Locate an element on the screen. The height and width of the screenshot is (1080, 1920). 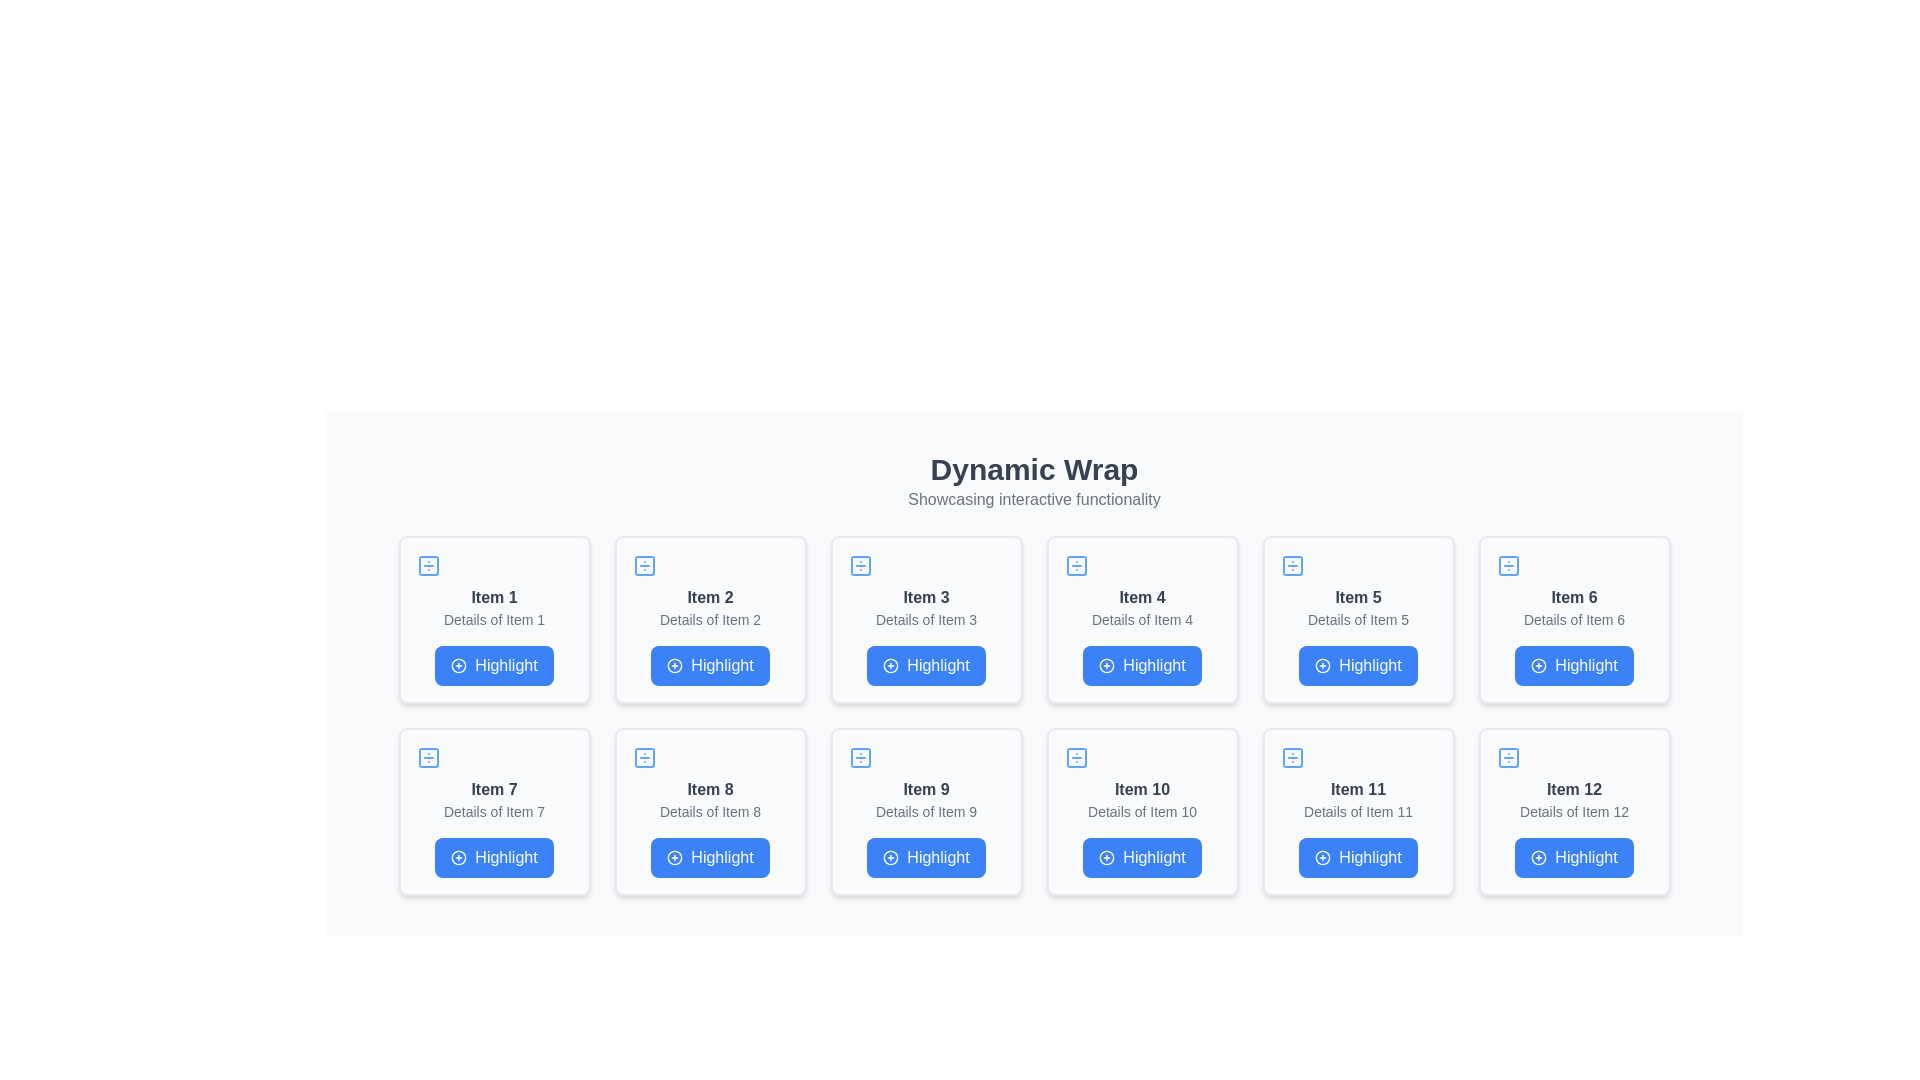
the 'Highlight' button is located at coordinates (1358, 856).